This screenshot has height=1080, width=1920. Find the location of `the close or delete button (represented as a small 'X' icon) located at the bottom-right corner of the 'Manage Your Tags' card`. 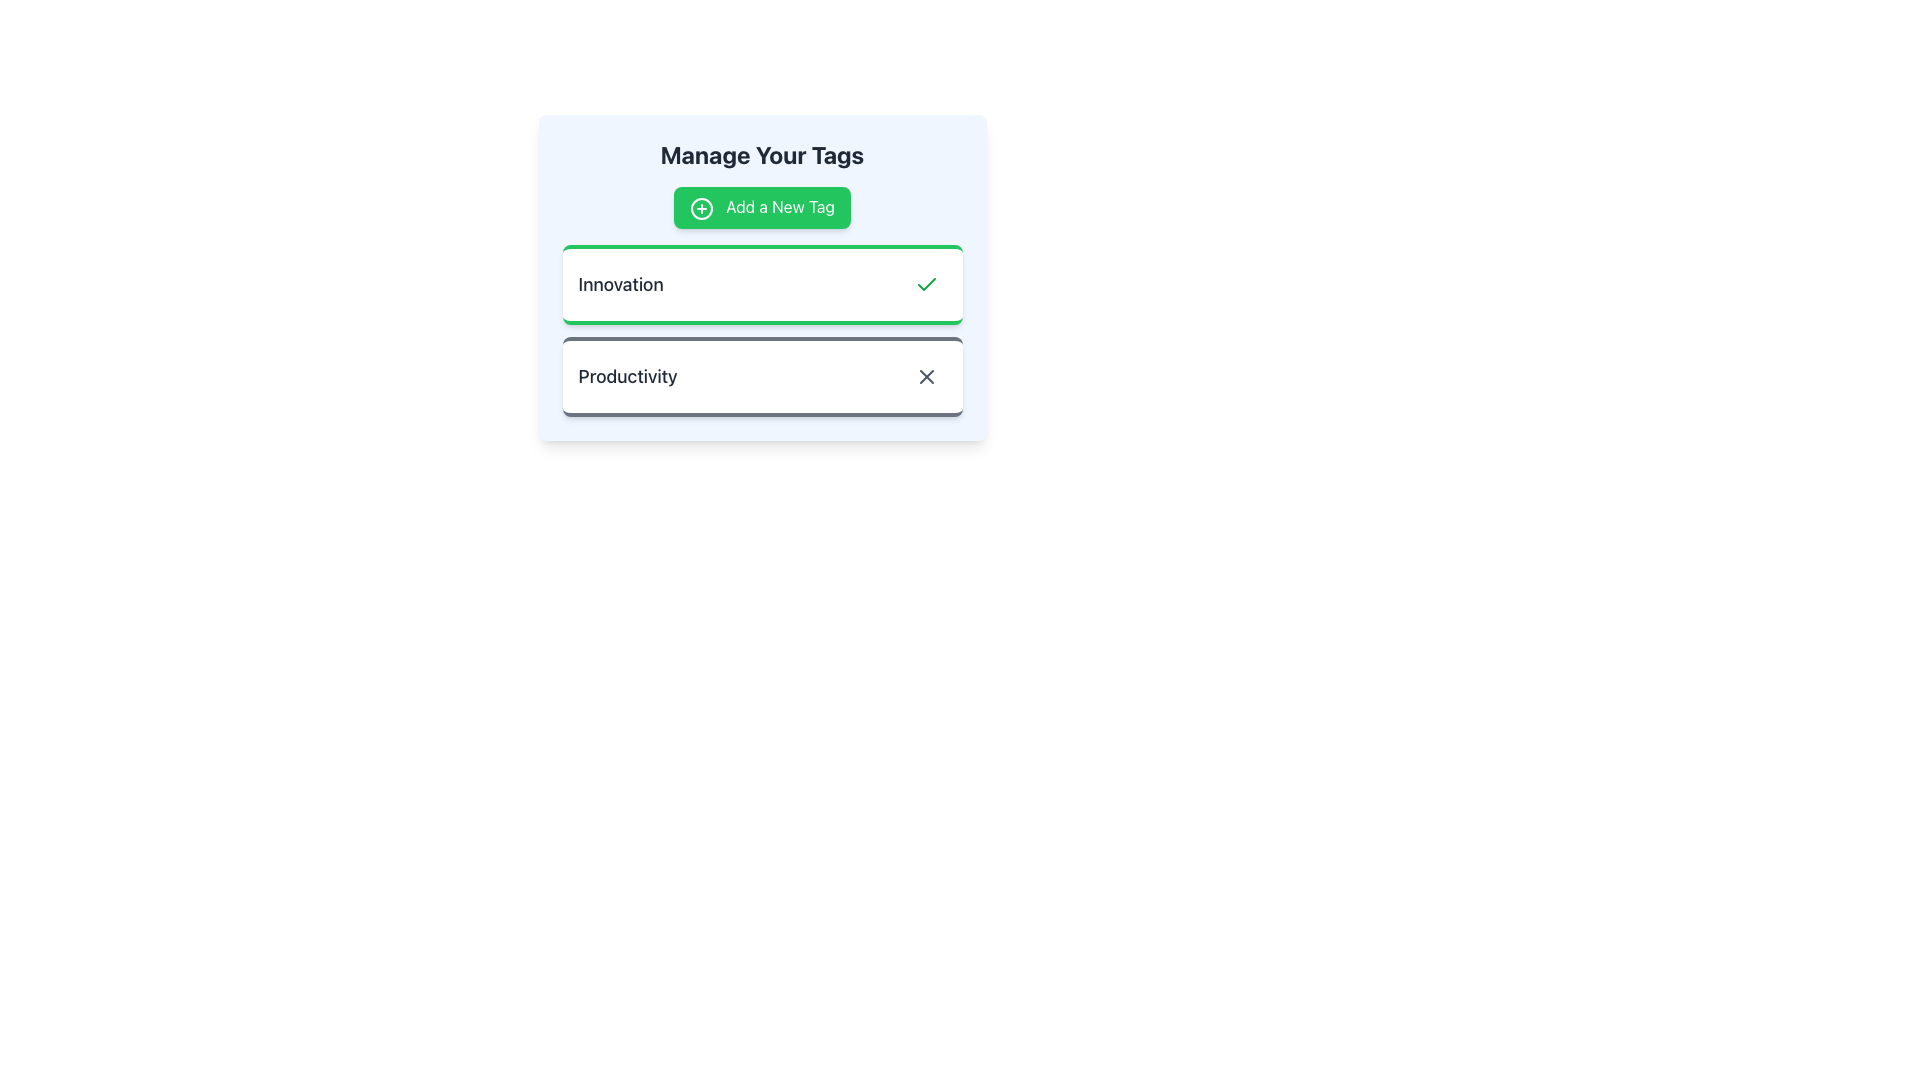

the close or delete button (represented as a small 'X' icon) located at the bottom-right corner of the 'Manage Your Tags' card is located at coordinates (925, 376).